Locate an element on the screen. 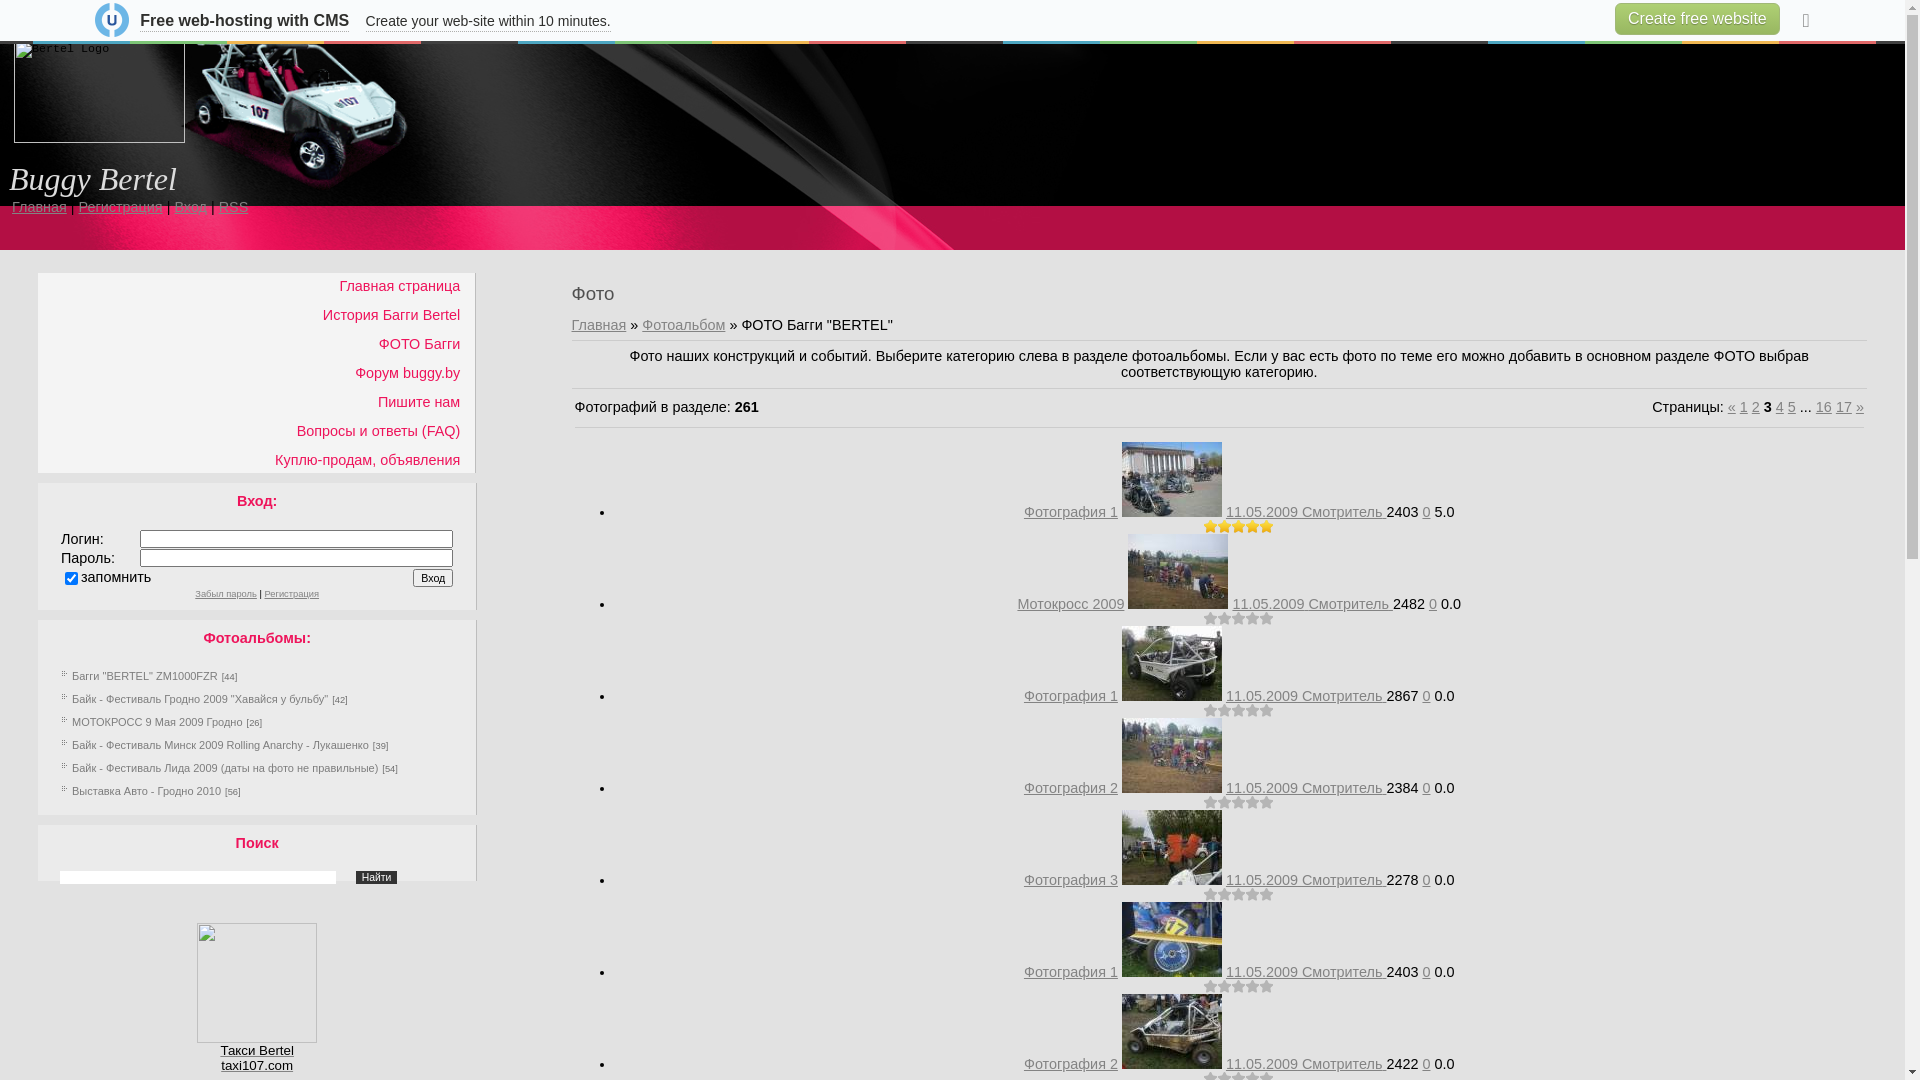  'RSS' is located at coordinates (219, 207).